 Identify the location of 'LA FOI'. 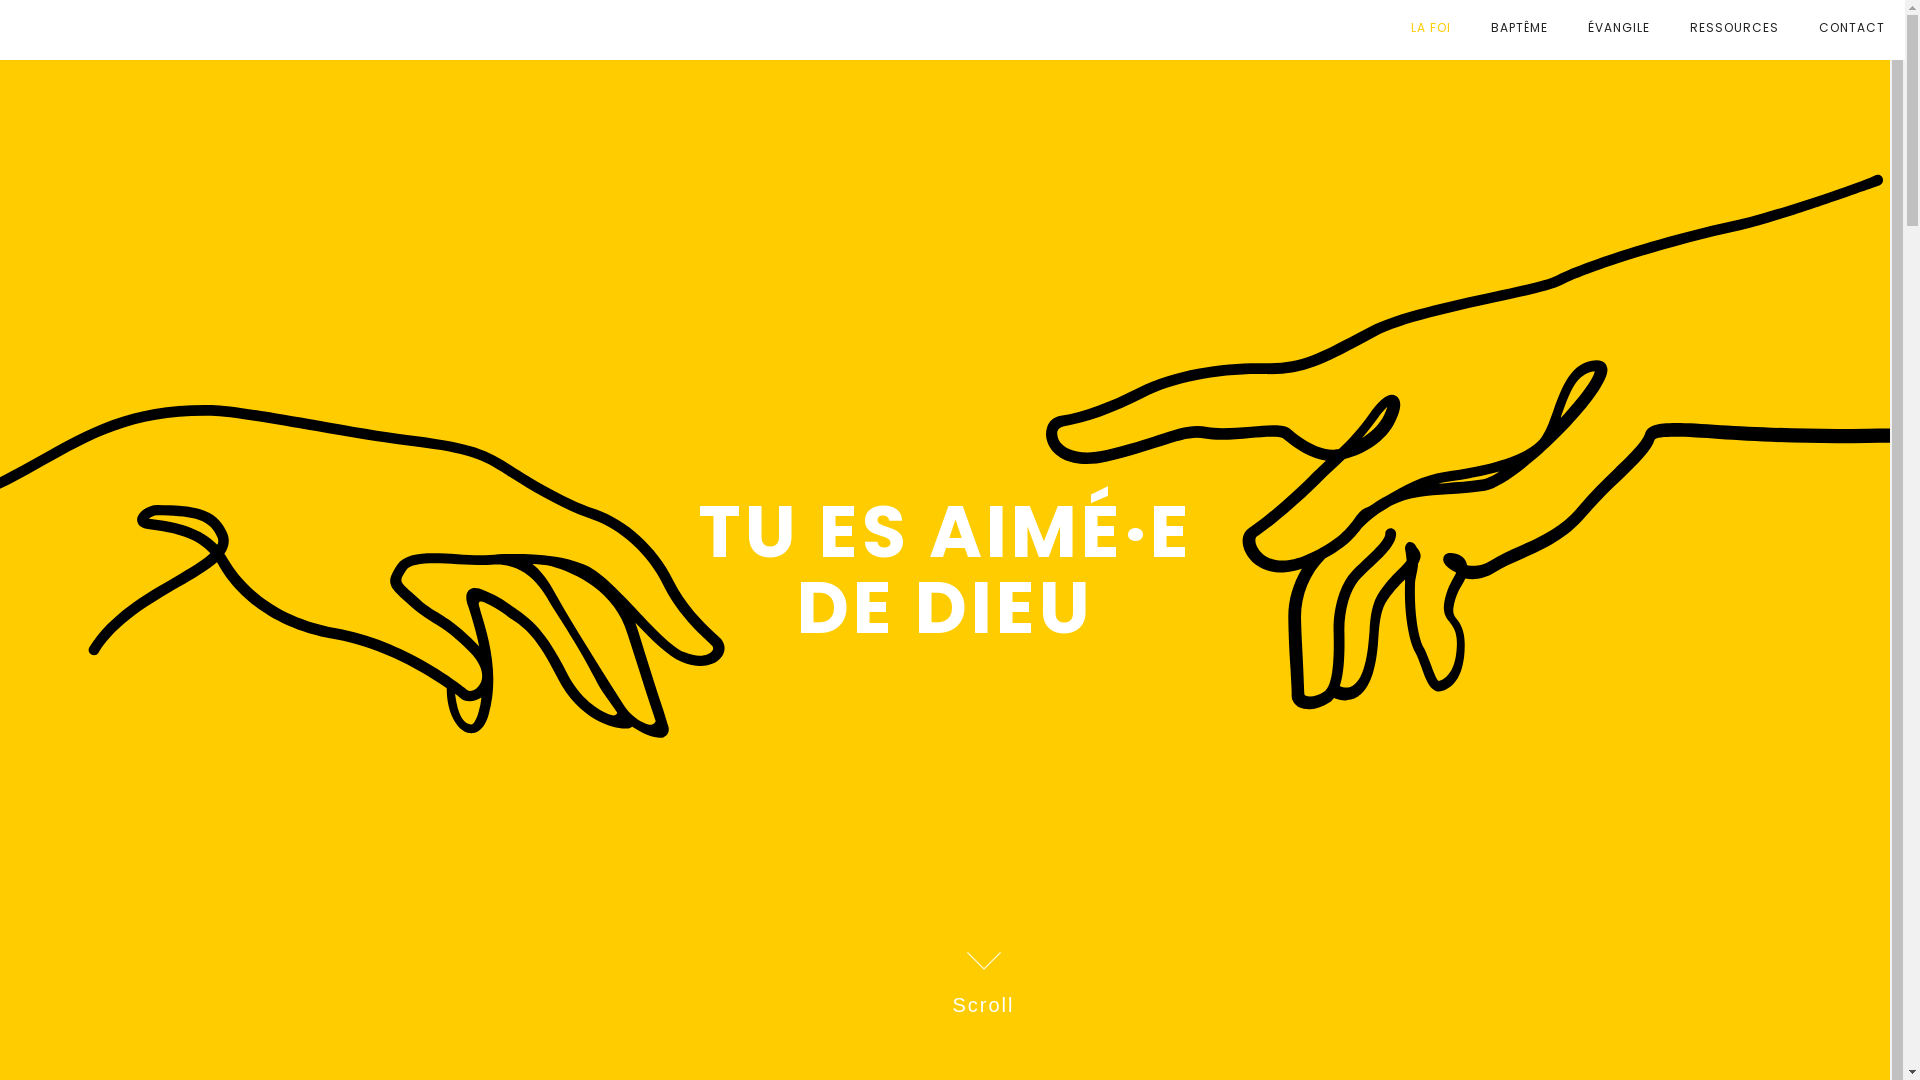
(1429, 27).